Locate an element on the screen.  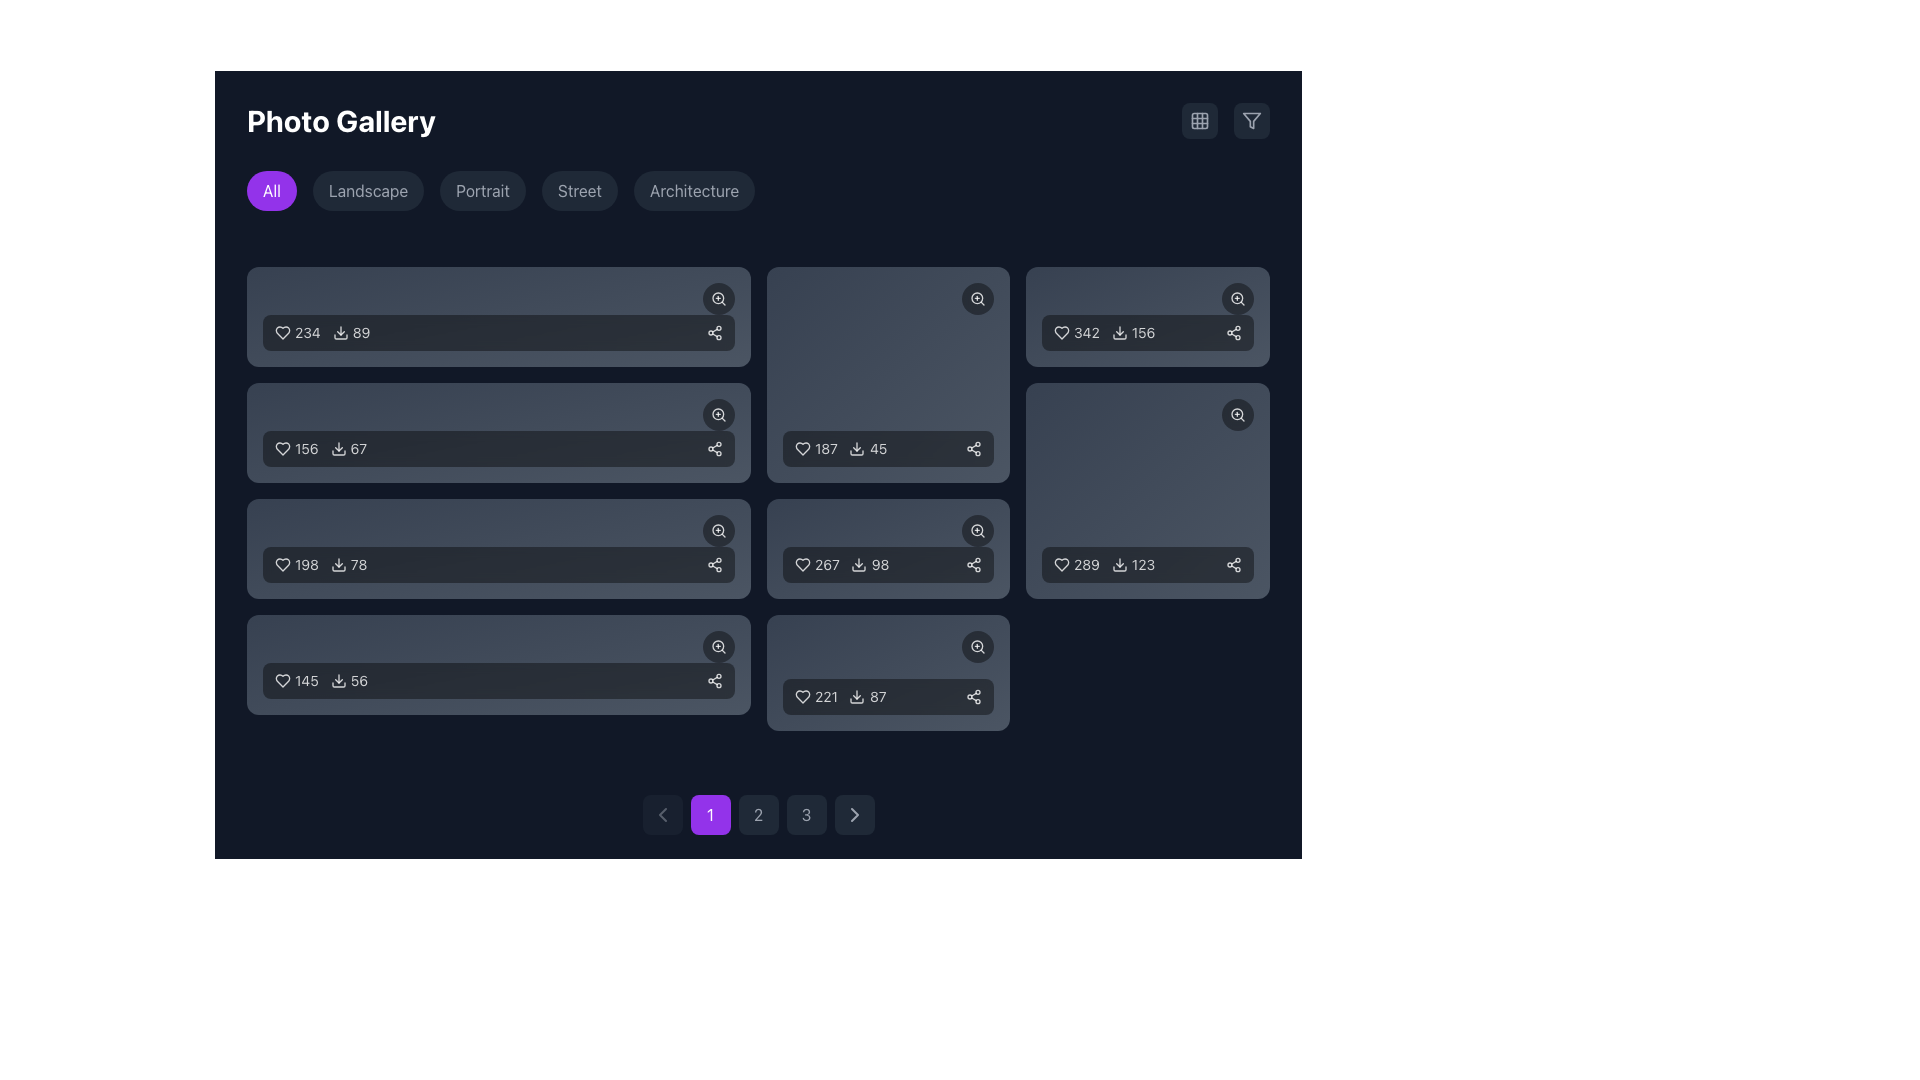
the download icon located in the third row of the gallery entry blocks, positioned to the left of the numerical text '78' and below '198', using keyboard controls is located at coordinates (338, 564).